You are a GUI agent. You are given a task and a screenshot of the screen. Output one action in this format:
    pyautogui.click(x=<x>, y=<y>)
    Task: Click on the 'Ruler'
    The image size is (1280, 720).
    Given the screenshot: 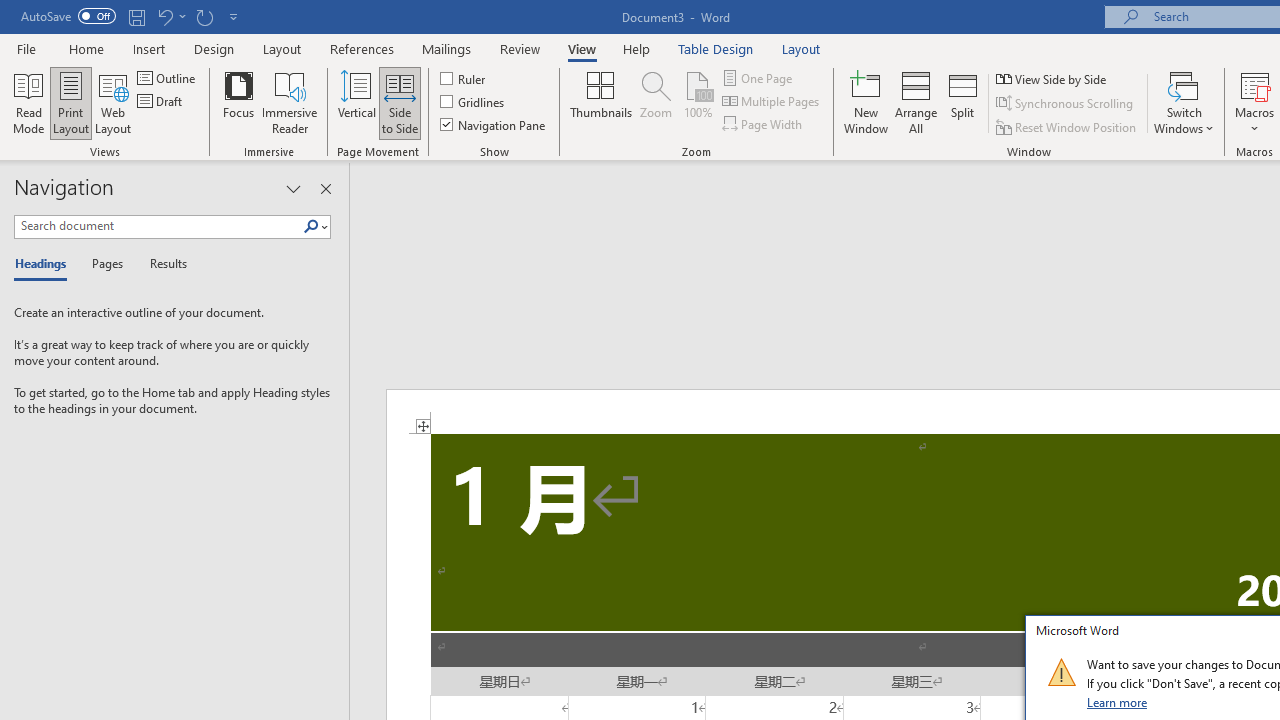 What is the action you would take?
    pyautogui.click(x=463, y=77)
    